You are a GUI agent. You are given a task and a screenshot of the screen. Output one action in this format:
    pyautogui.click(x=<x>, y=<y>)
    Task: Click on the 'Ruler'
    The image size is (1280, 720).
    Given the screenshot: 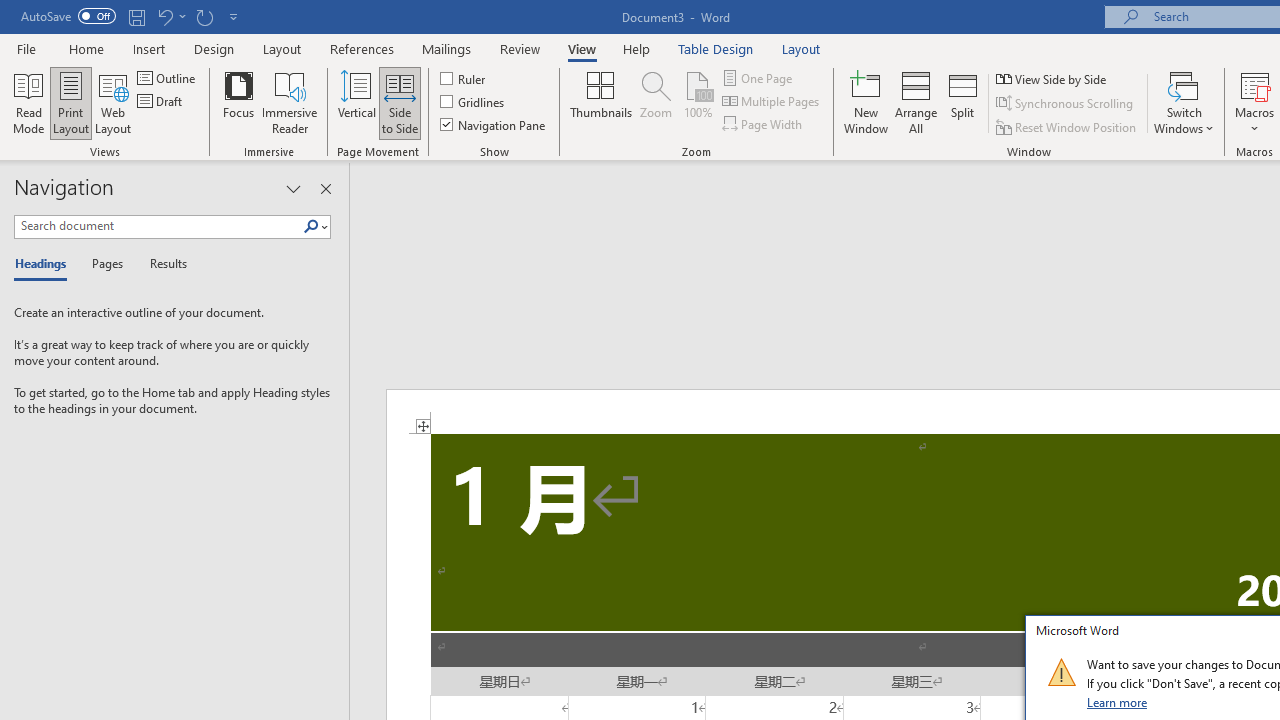 What is the action you would take?
    pyautogui.click(x=463, y=77)
    